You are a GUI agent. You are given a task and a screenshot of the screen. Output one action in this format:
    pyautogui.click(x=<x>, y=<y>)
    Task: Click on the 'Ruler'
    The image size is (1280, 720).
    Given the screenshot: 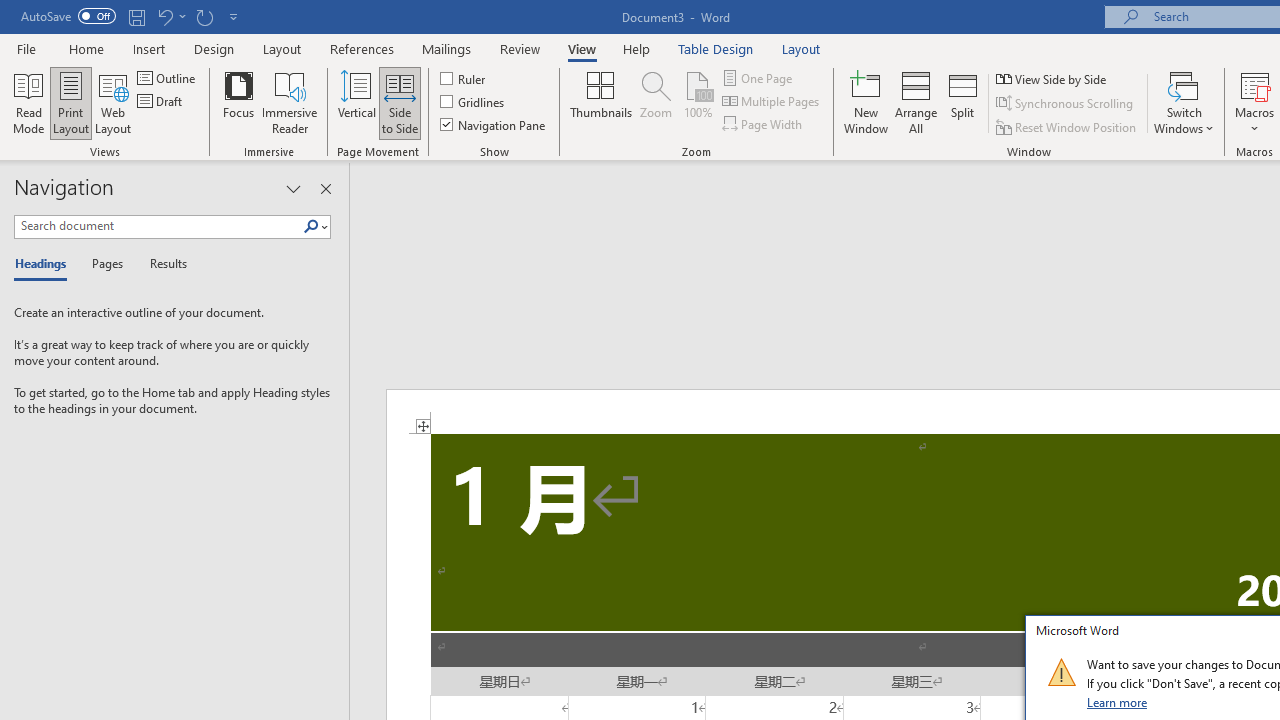 What is the action you would take?
    pyautogui.click(x=463, y=77)
    